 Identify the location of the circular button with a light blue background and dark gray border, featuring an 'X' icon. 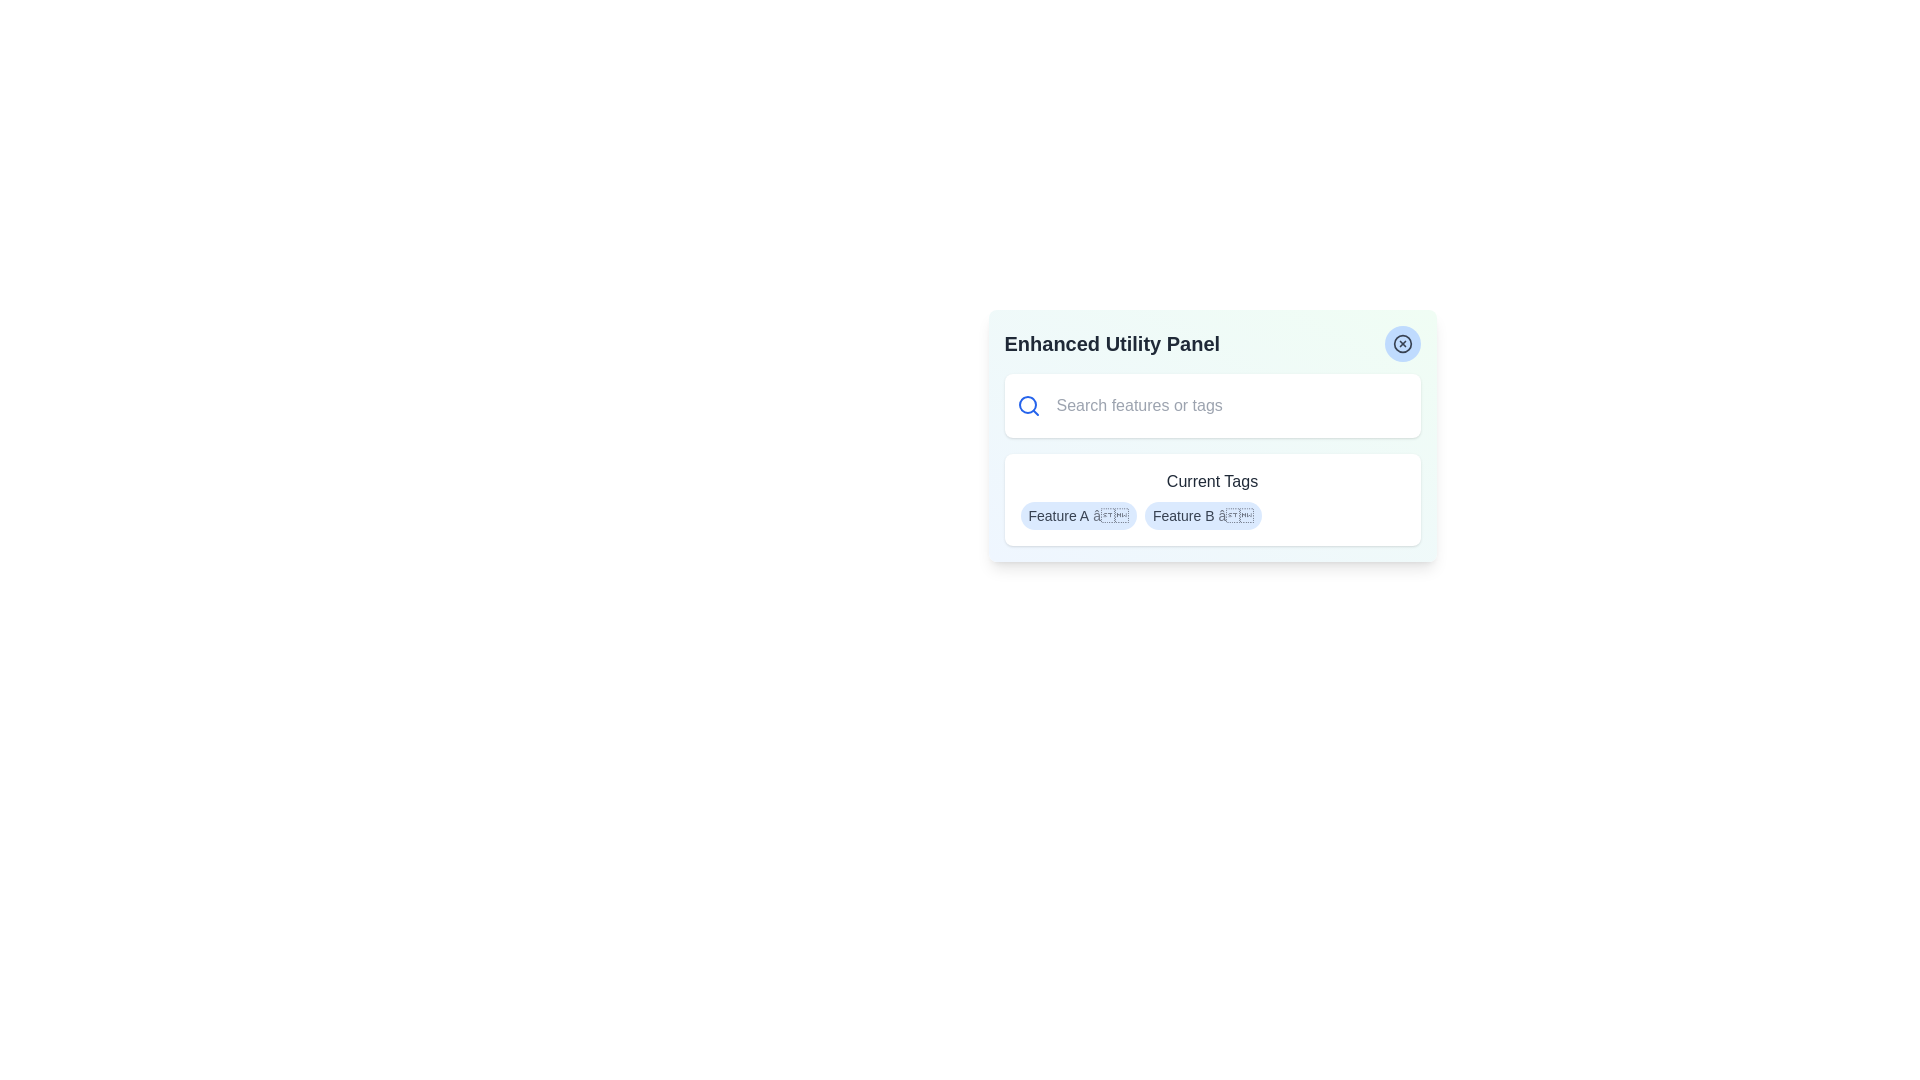
(1401, 342).